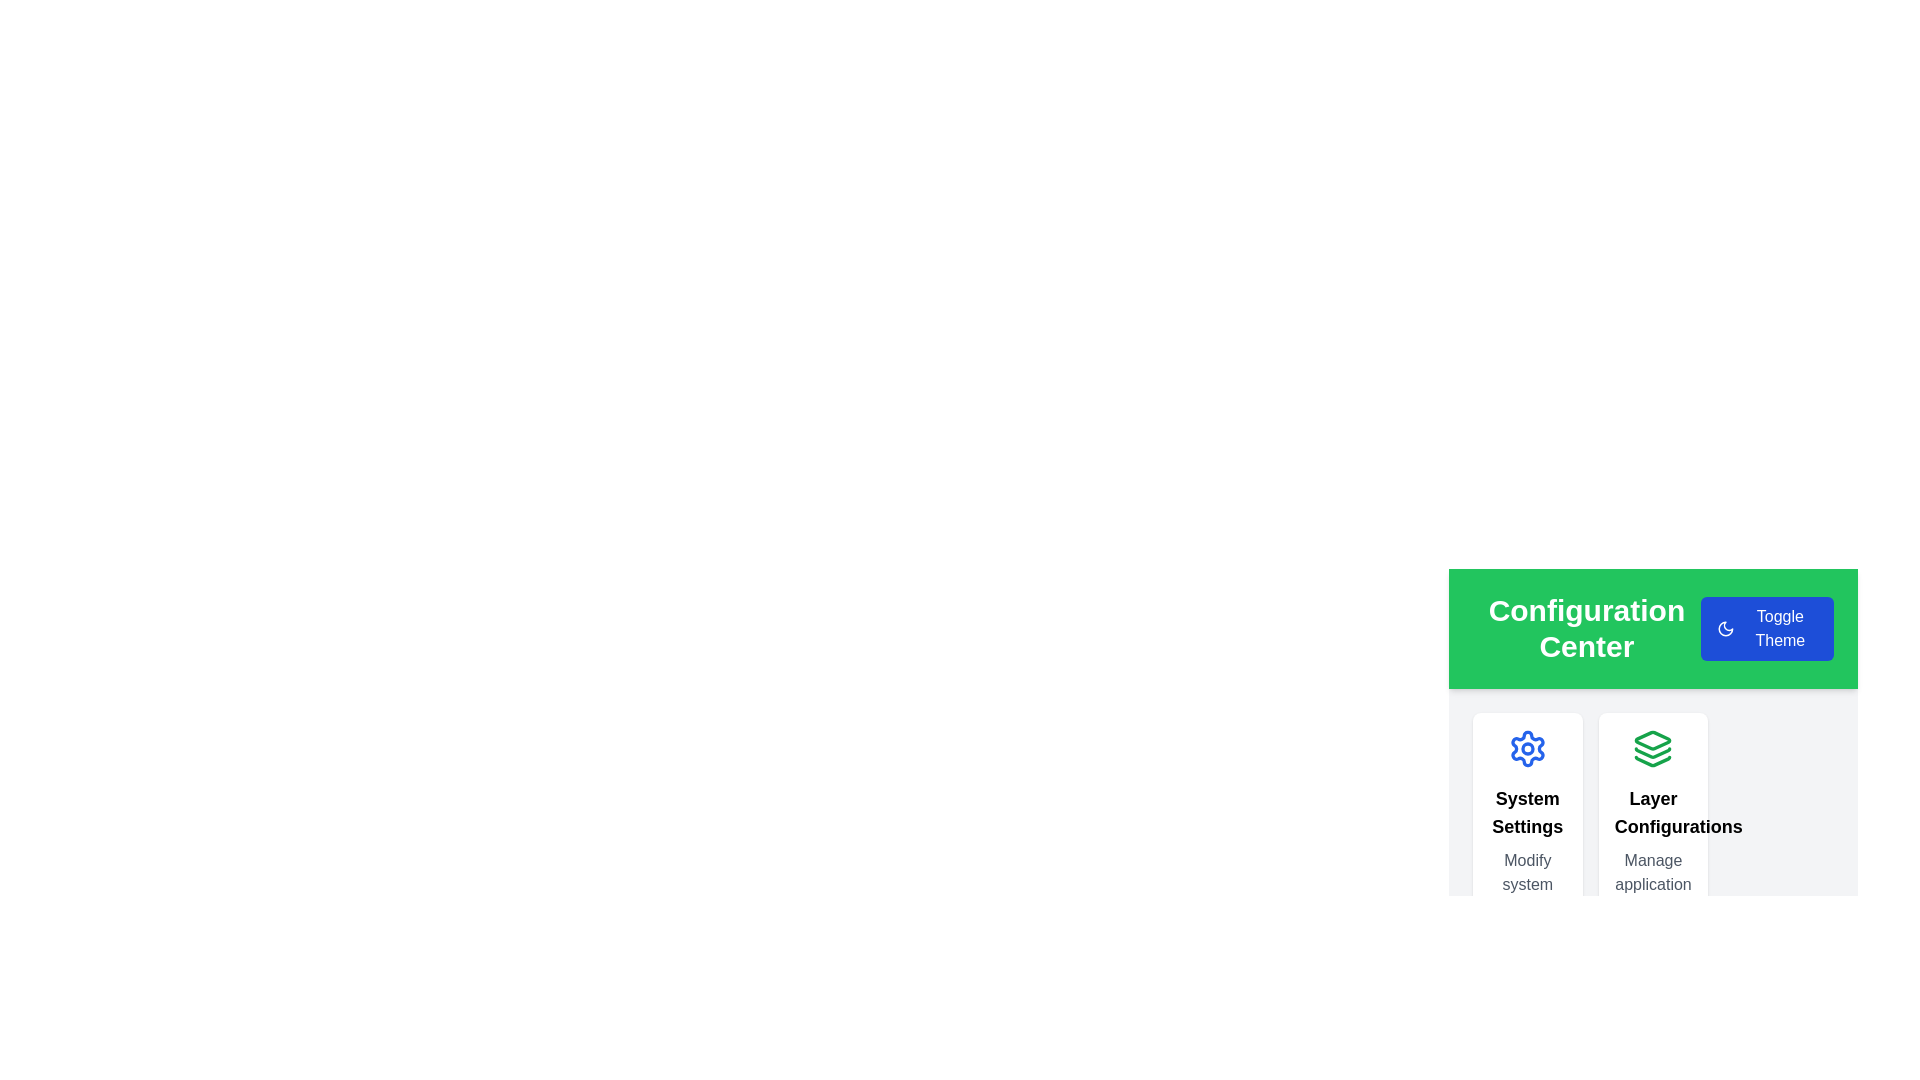 This screenshot has height=1080, width=1920. I want to click on the Information Card located, so click(1653, 848).